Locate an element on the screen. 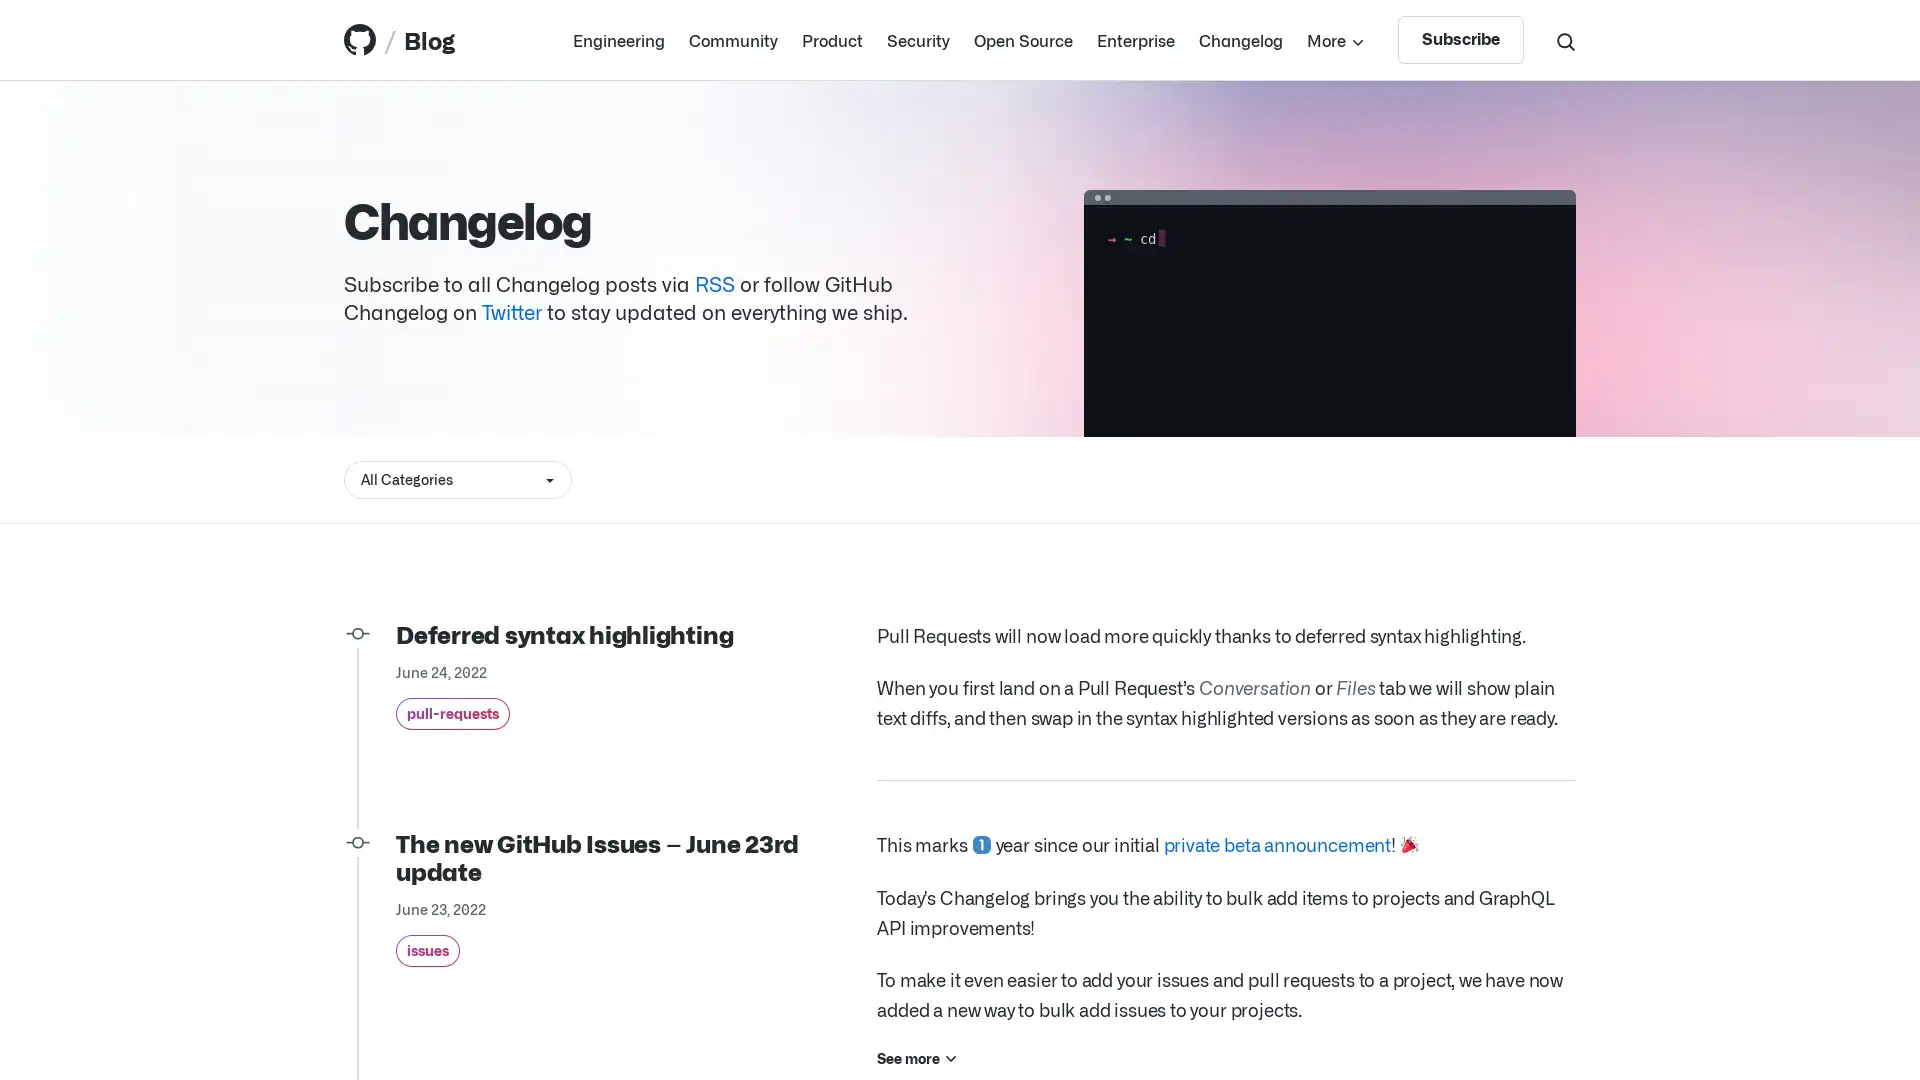 Image resolution: width=1920 pixels, height=1080 pixels. More is located at coordinates (1336, 38).